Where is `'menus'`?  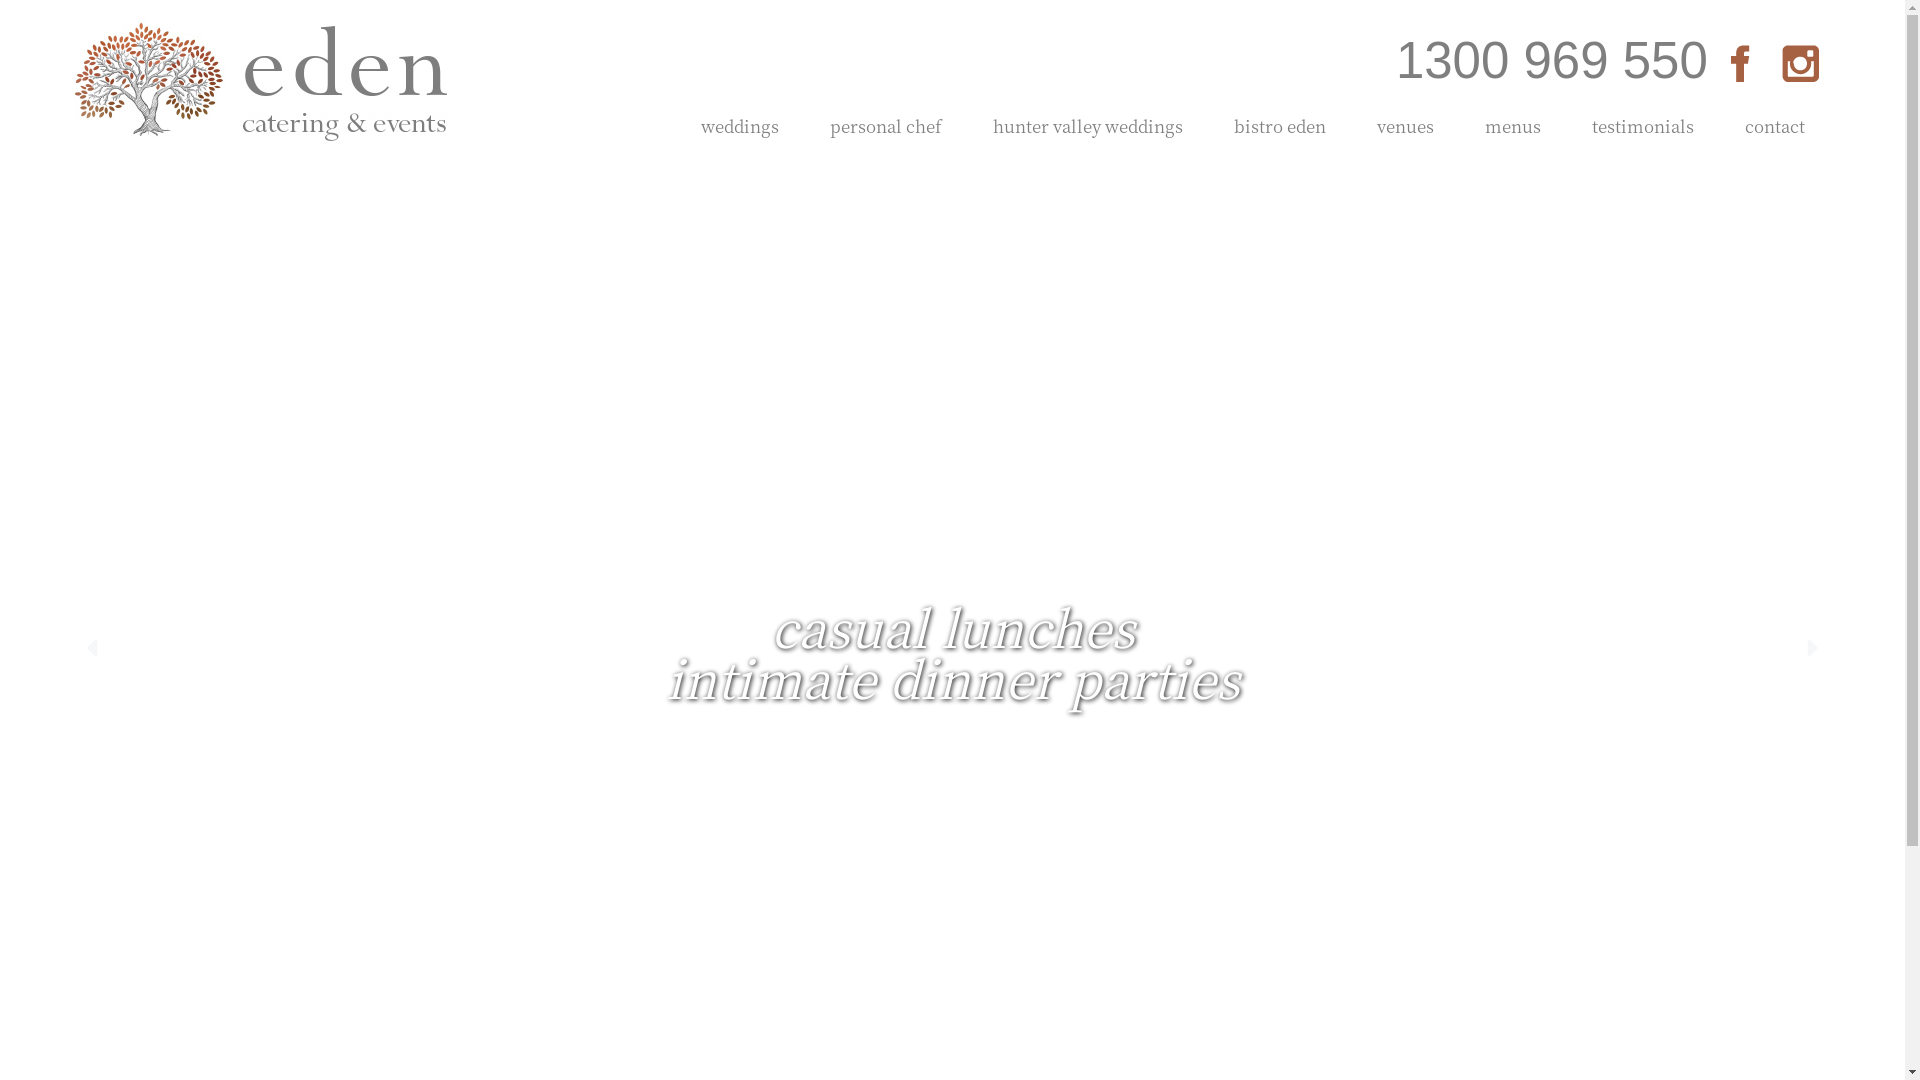 'menus' is located at coordinates (1513, 126).